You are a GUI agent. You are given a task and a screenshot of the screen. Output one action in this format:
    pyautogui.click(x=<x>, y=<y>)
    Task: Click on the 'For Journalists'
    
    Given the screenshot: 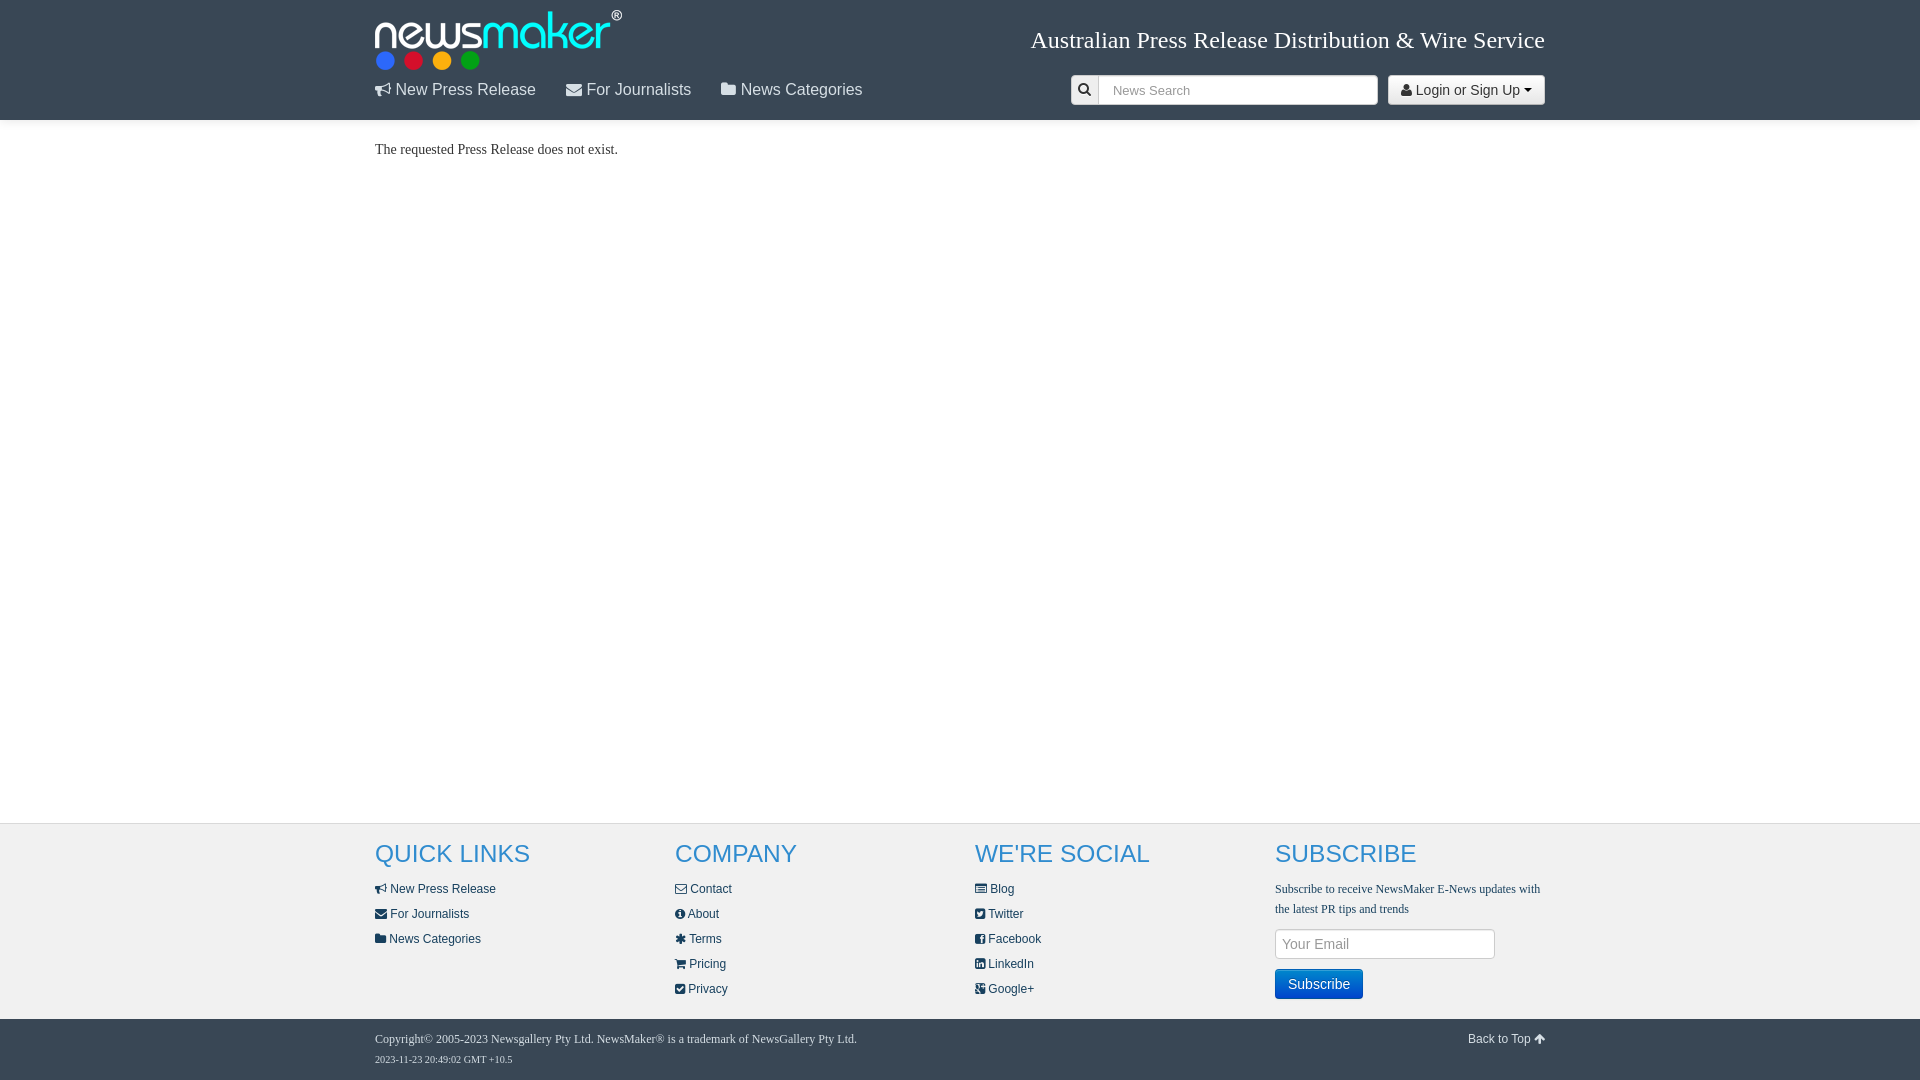 What is the action you would take?
    pyautogui.click(x=421, y=914)
    